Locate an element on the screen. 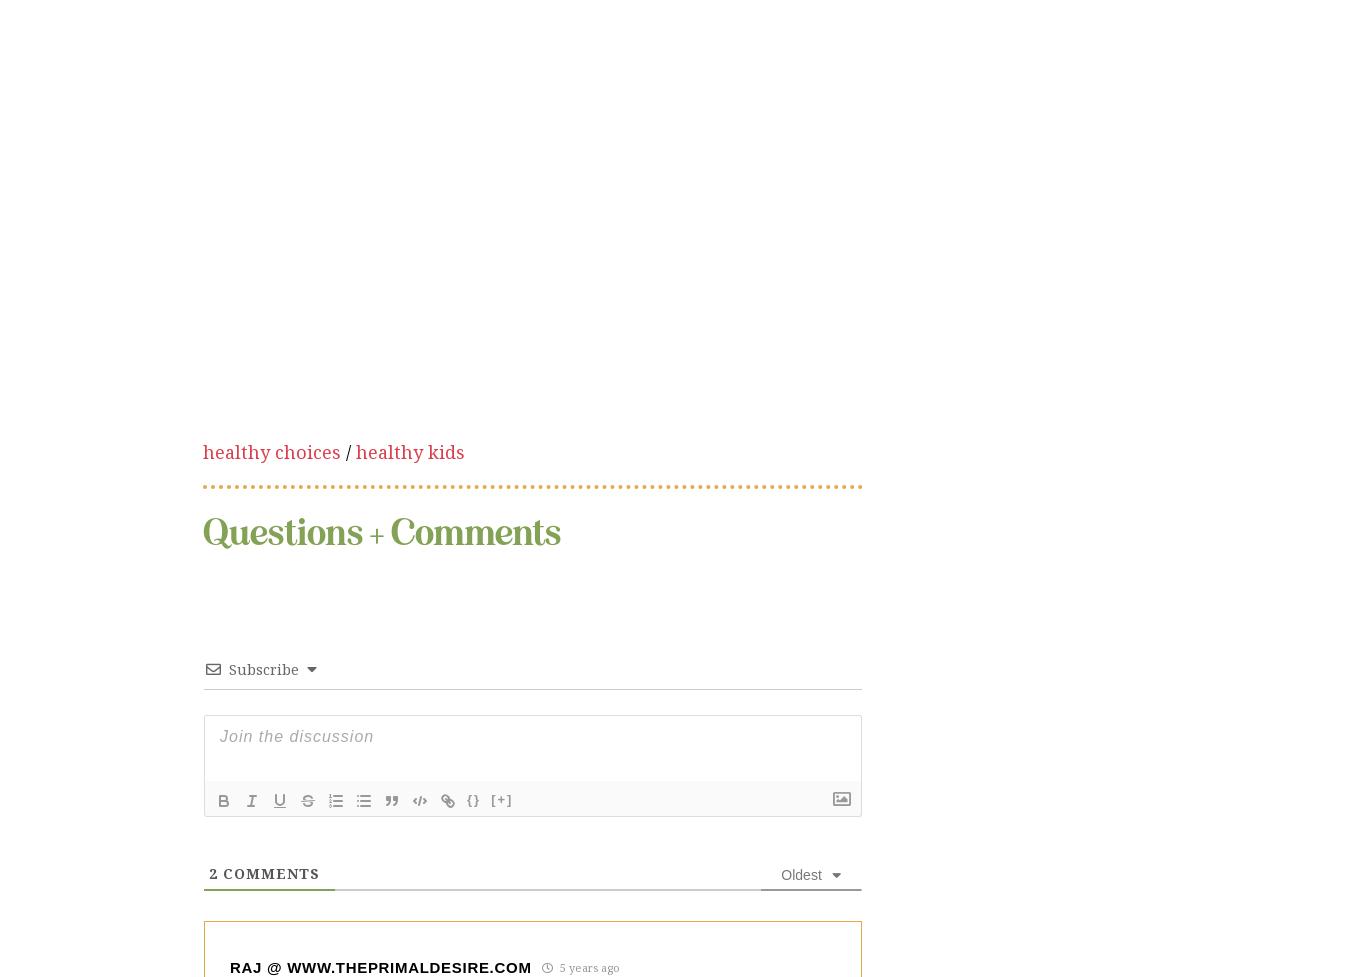 The height and width of the screenshot is (977, 1366). 'Comments' is located at coordinates (268, 708).